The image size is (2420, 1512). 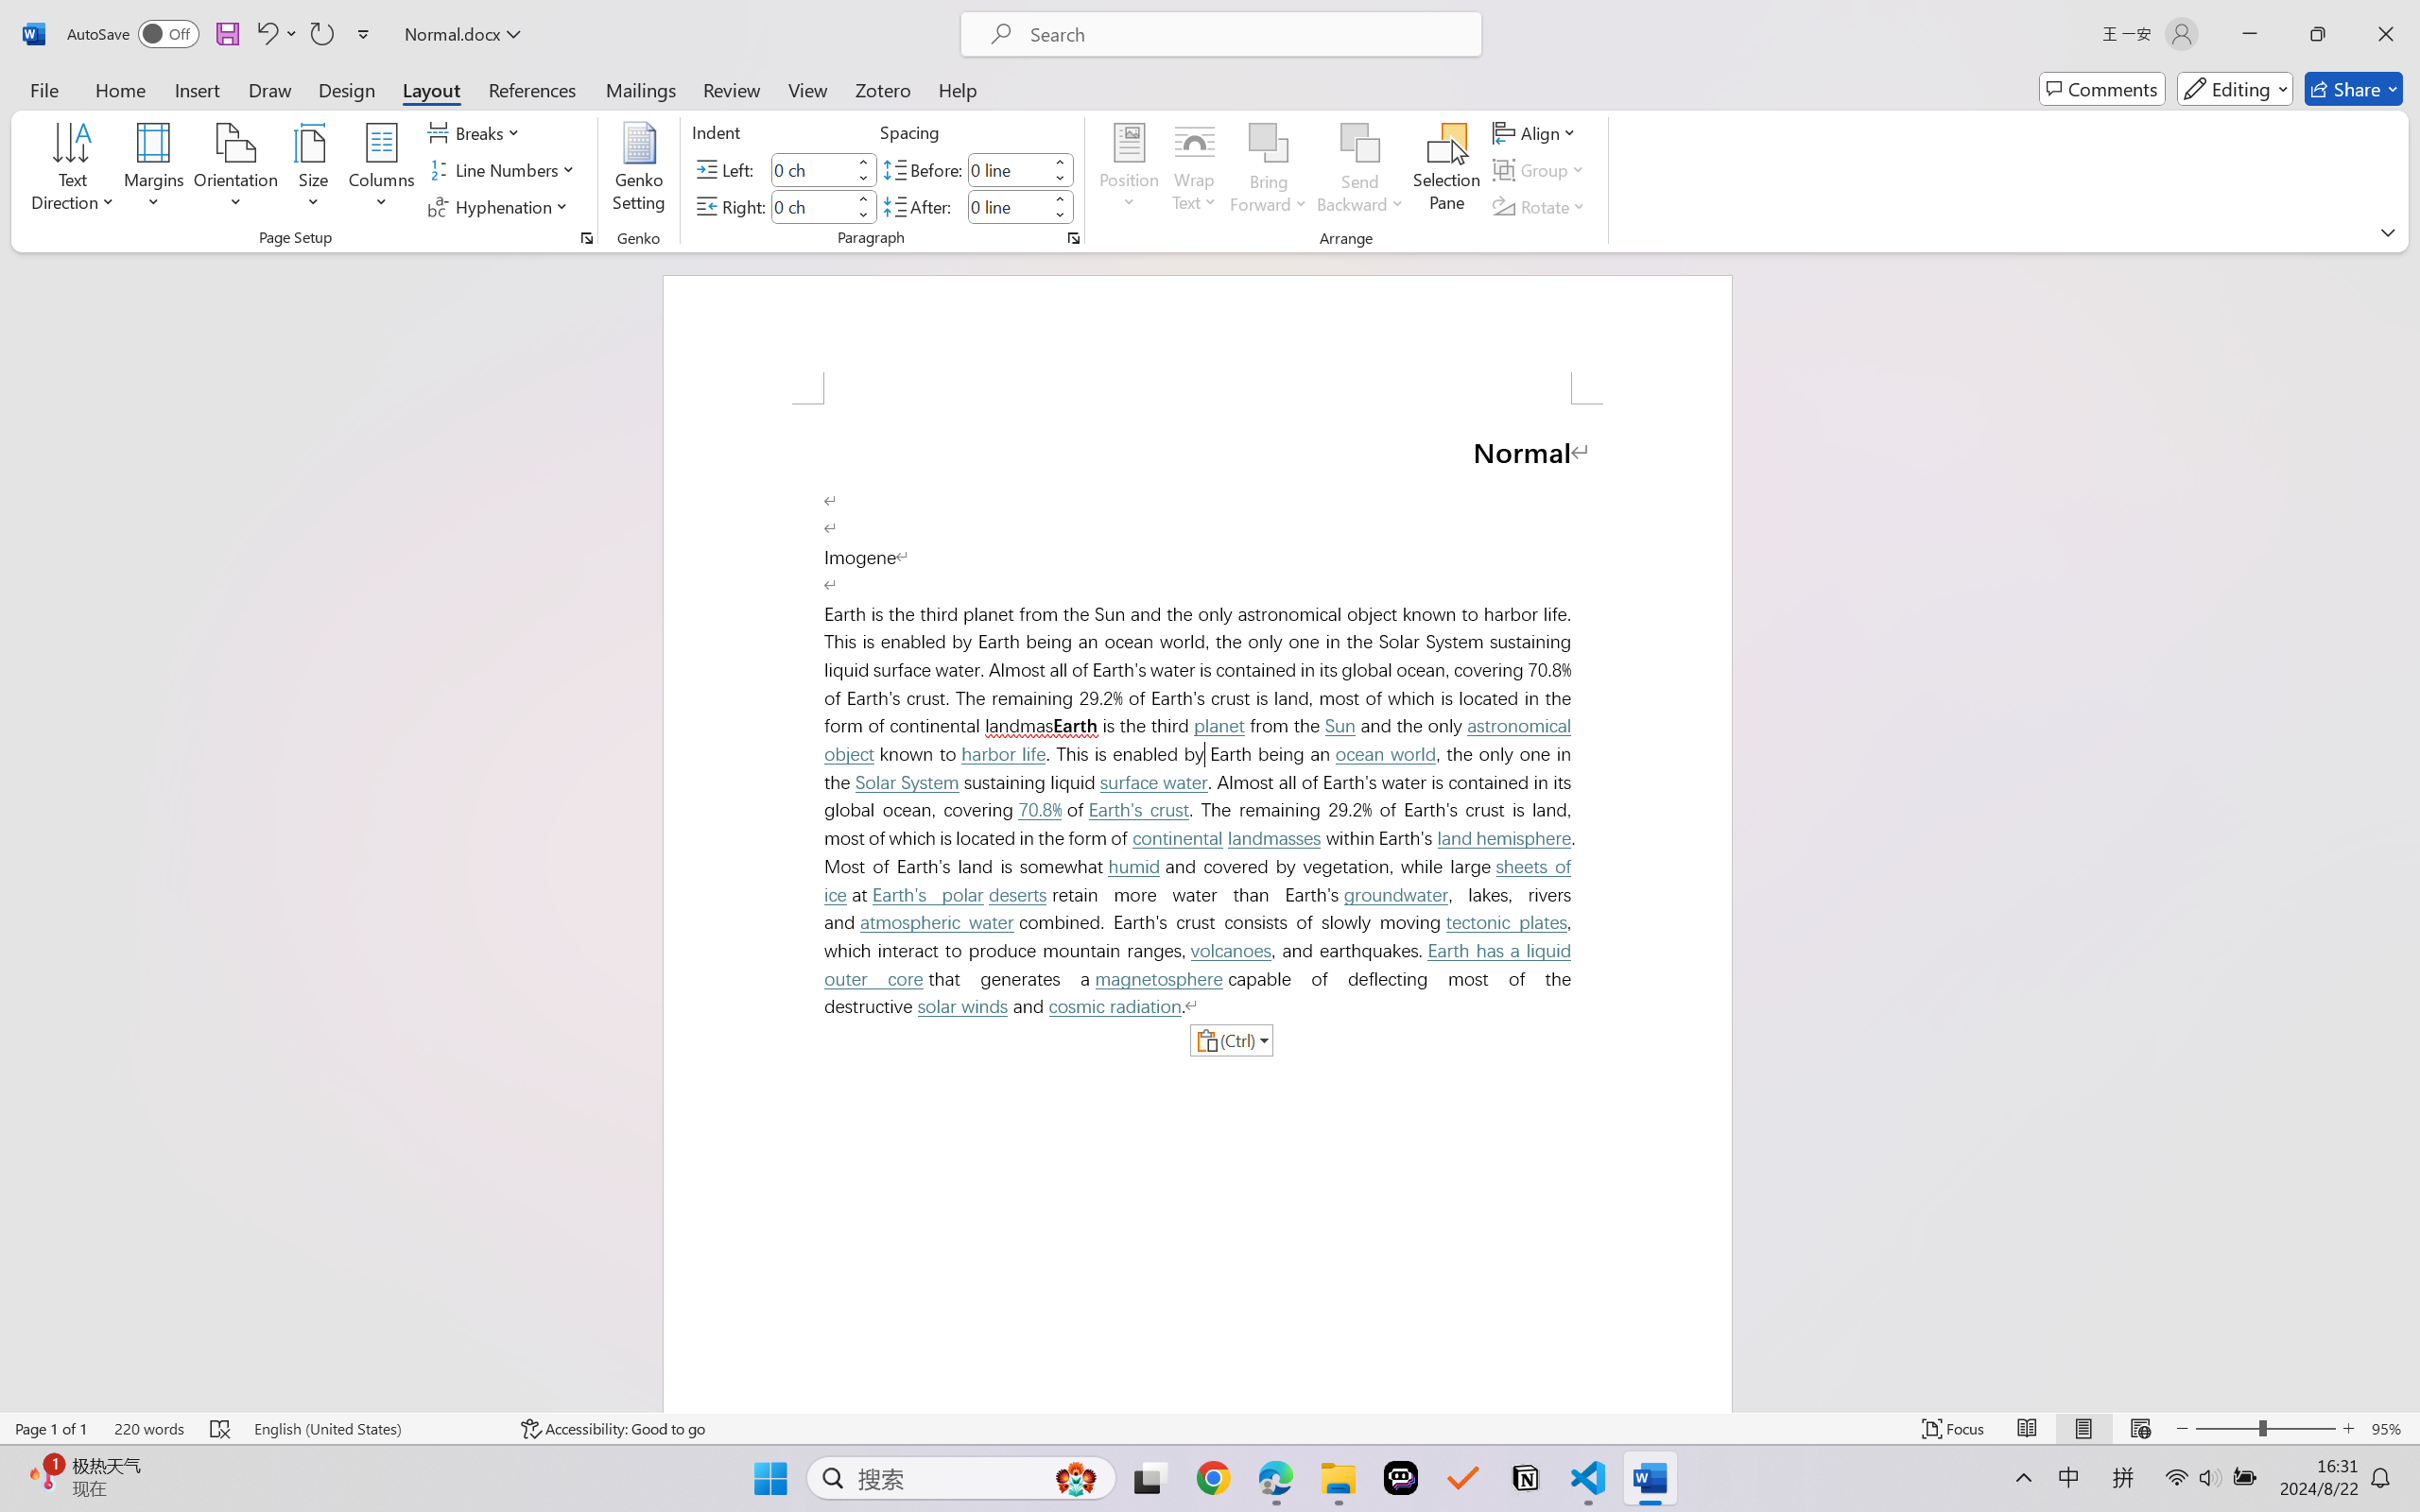 What do you see at coordinates (1007, 205) in the screenshot?
I see `'Spacing After'` at bounding box center [1007, 205].